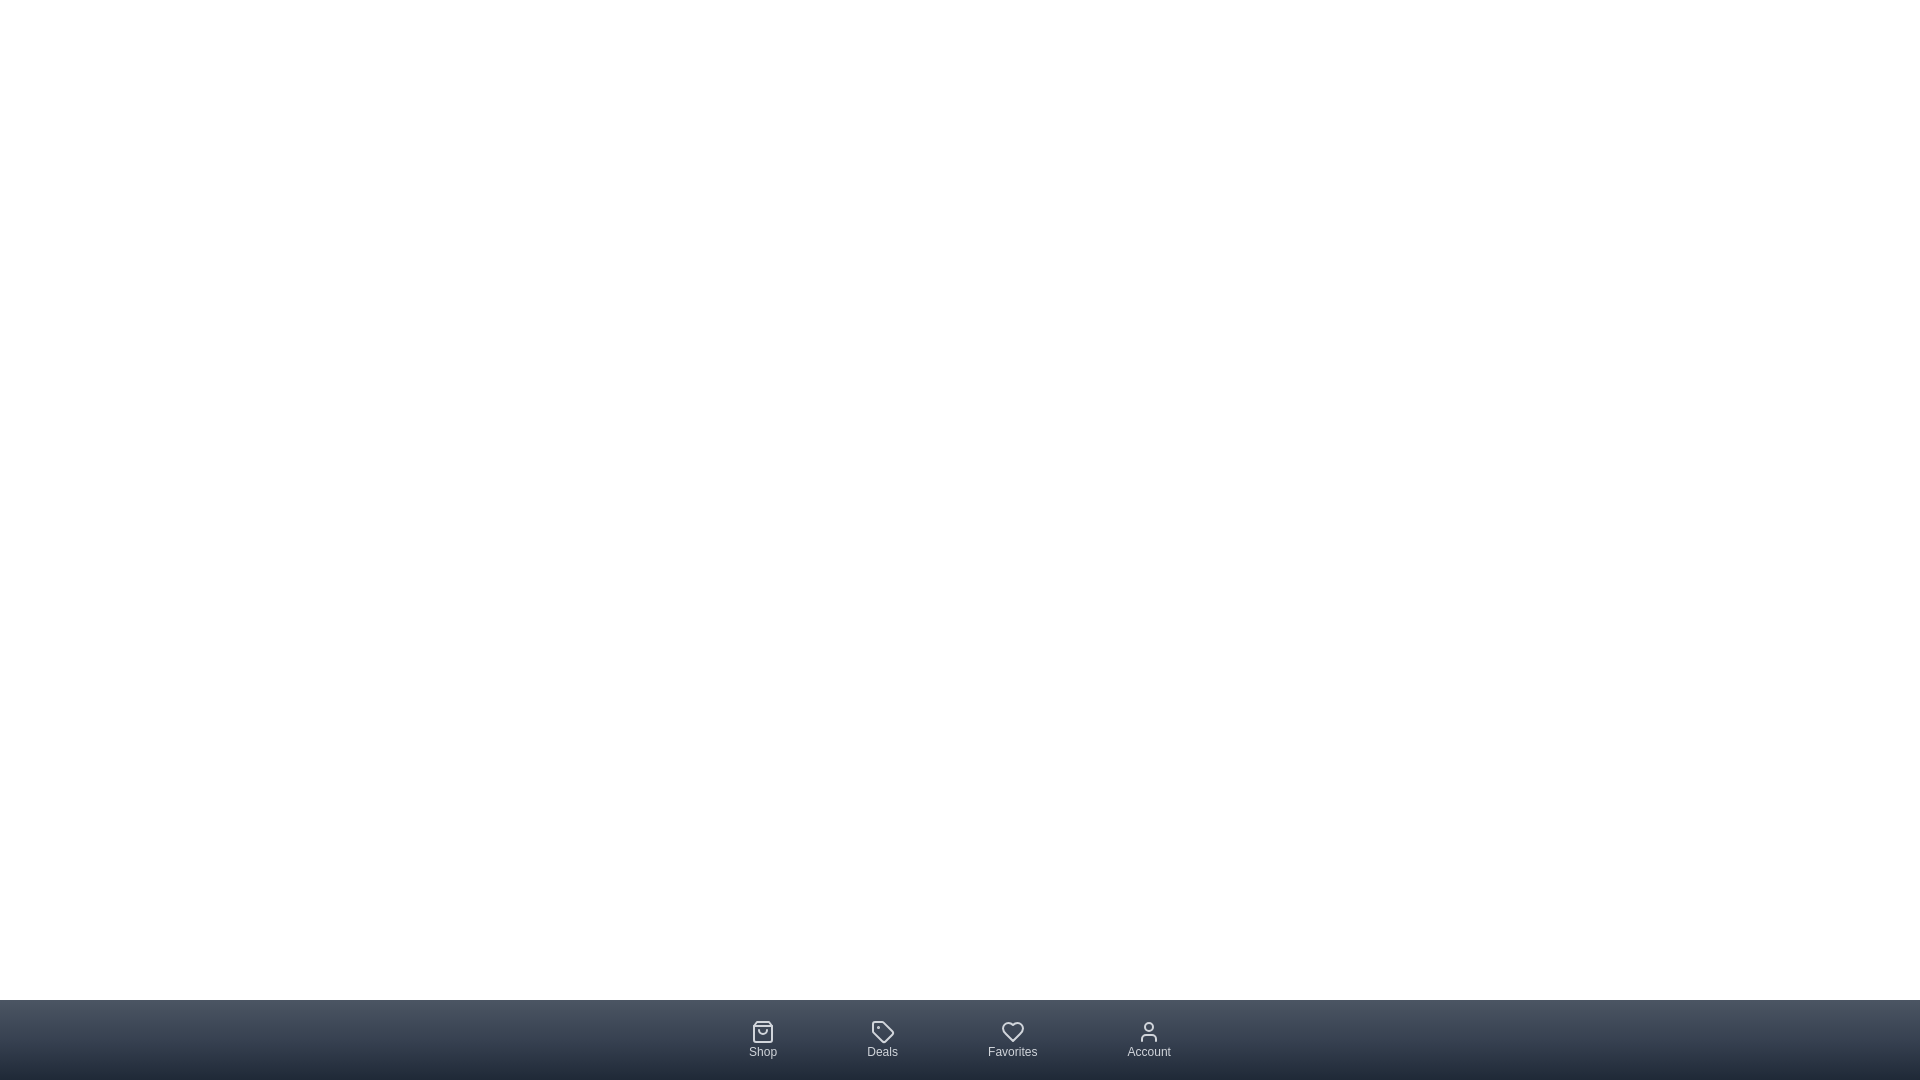 The image size is (1920, 1080). Describe the element at coordinates (881, 1039) in the screenshot. I see `the 'Deals' tab in the bottom navigation bar` at that location.